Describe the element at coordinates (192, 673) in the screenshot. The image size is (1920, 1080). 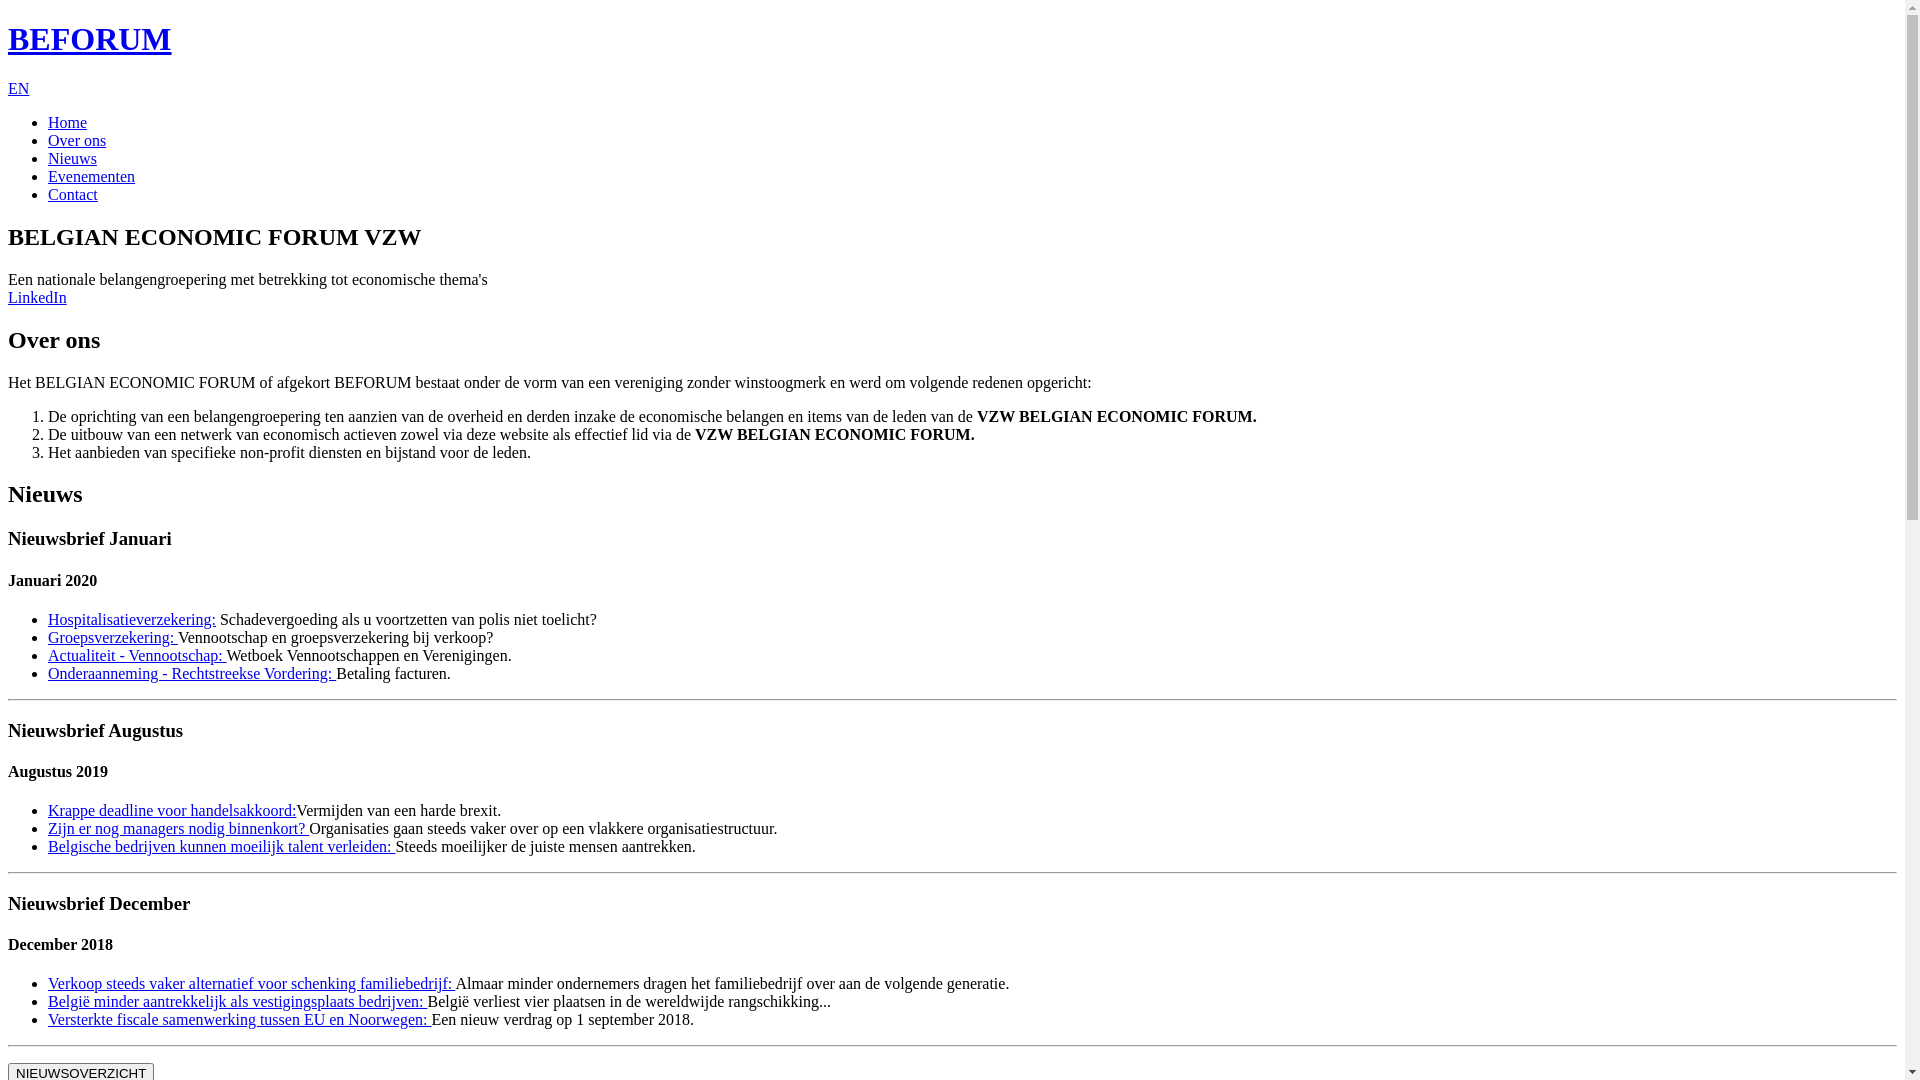
I see `'Onderaanneming - Rechtstreekse Vordering:'` at that location.